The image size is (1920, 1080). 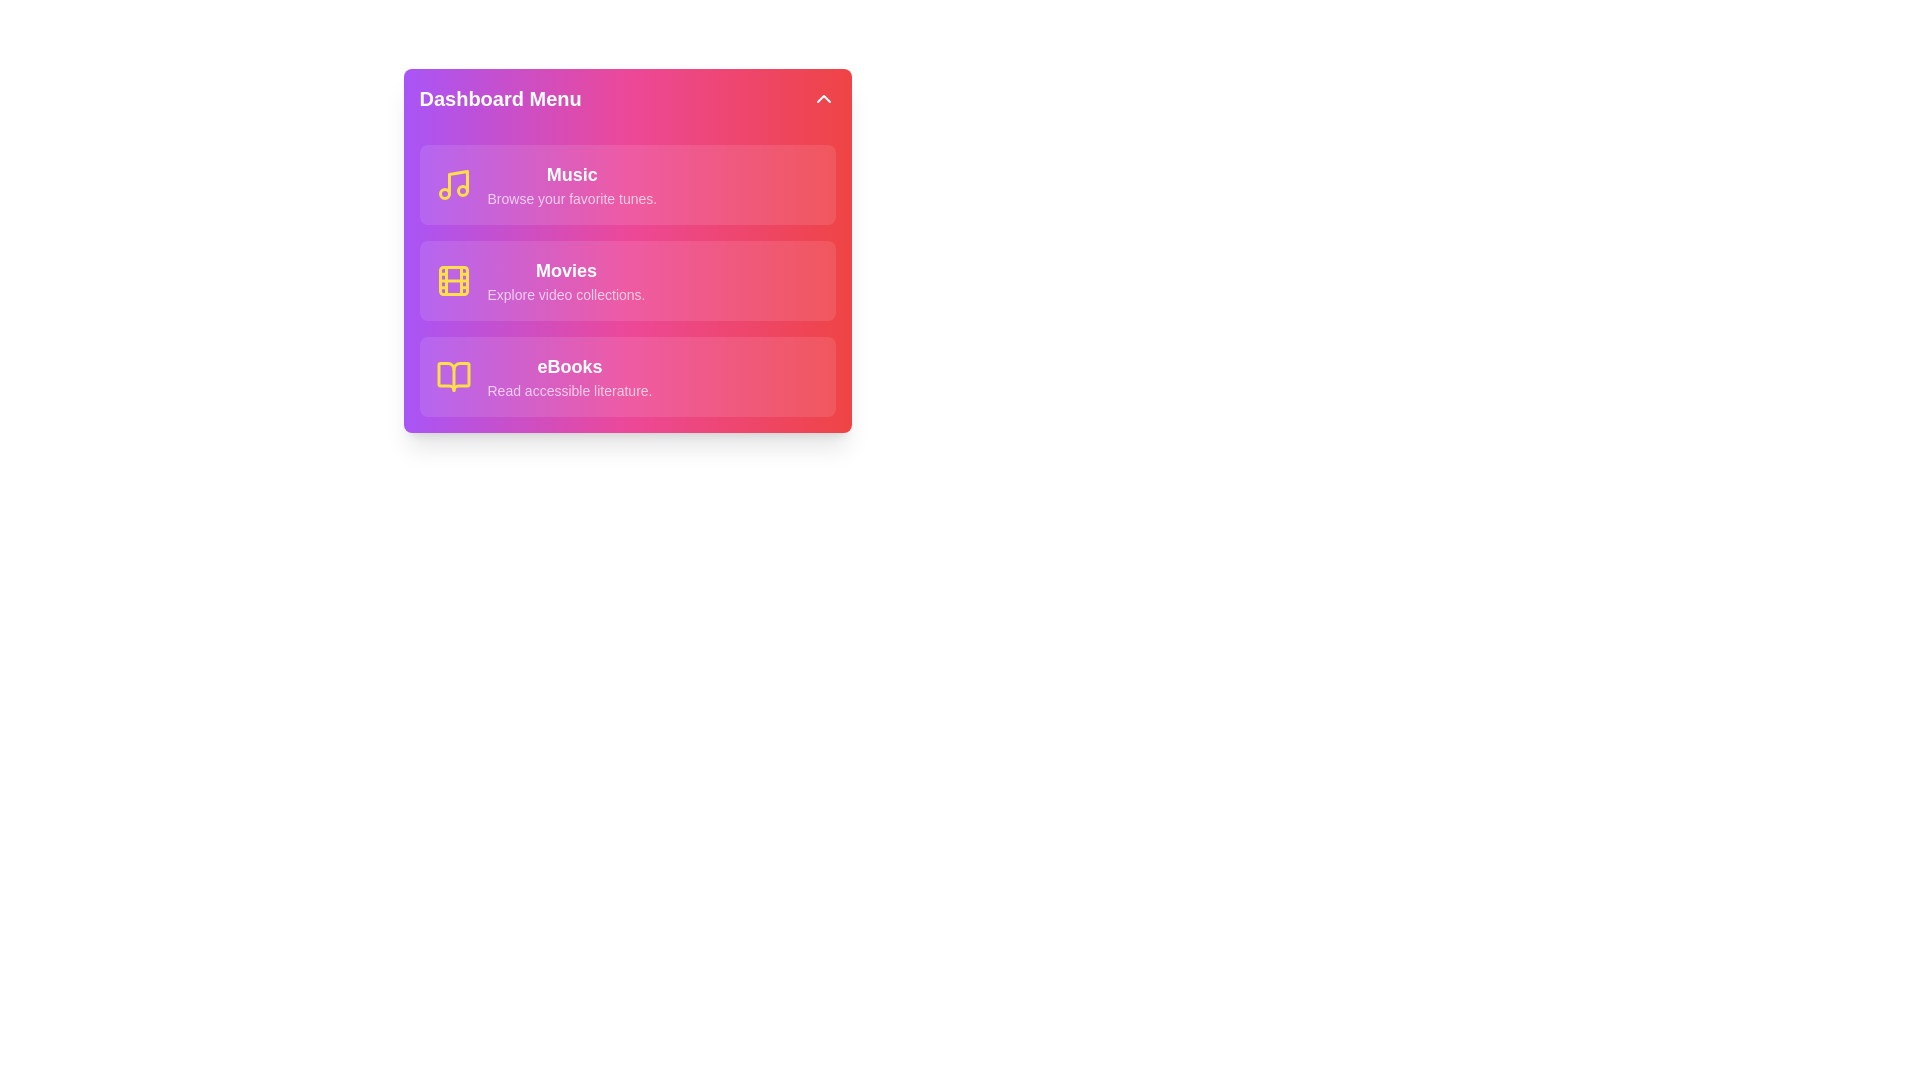 I want to click on the menu item Music to see the hover effect, so click(x=626, y=185).